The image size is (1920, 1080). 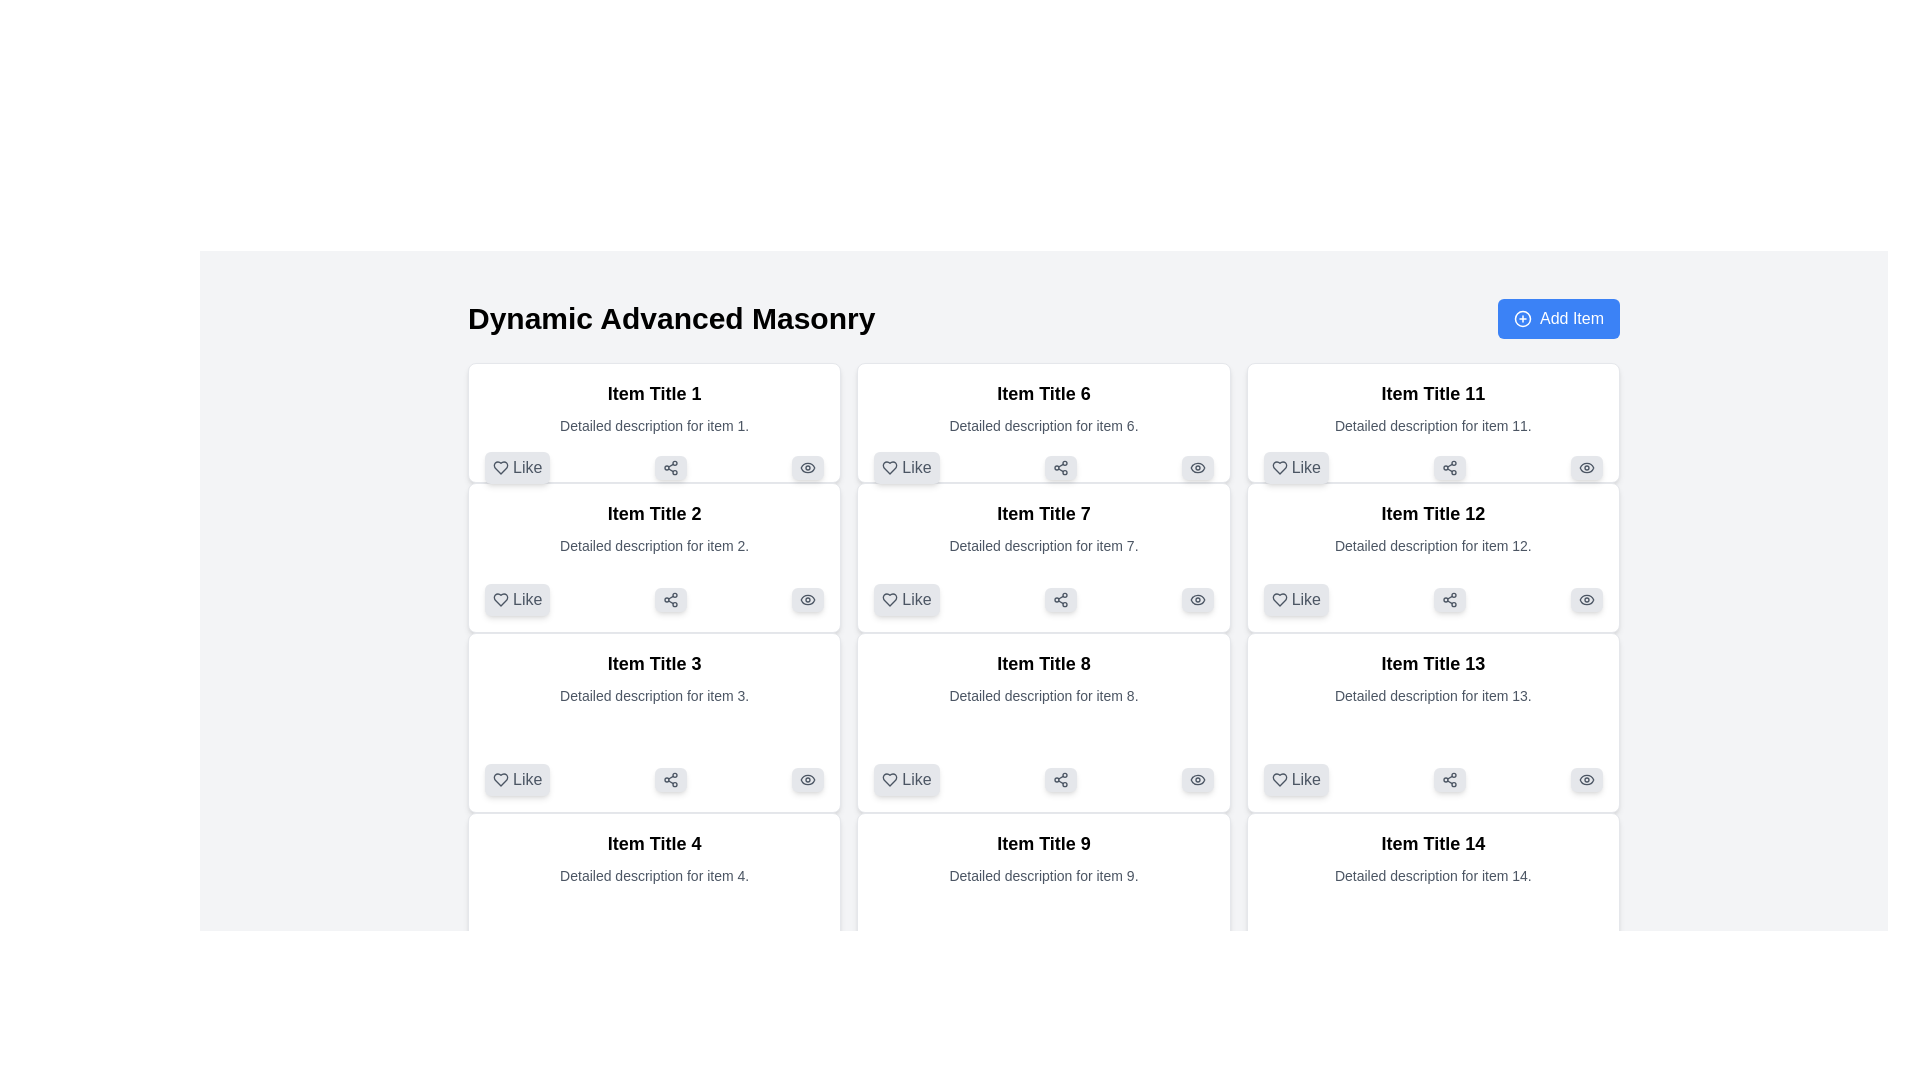 What do you see at coordinates (889, 778) in the screenshot?
I see `the center of the heart-shaped 'like' icon associated with 'Item Title 8'` at bounding box center [889, 778].